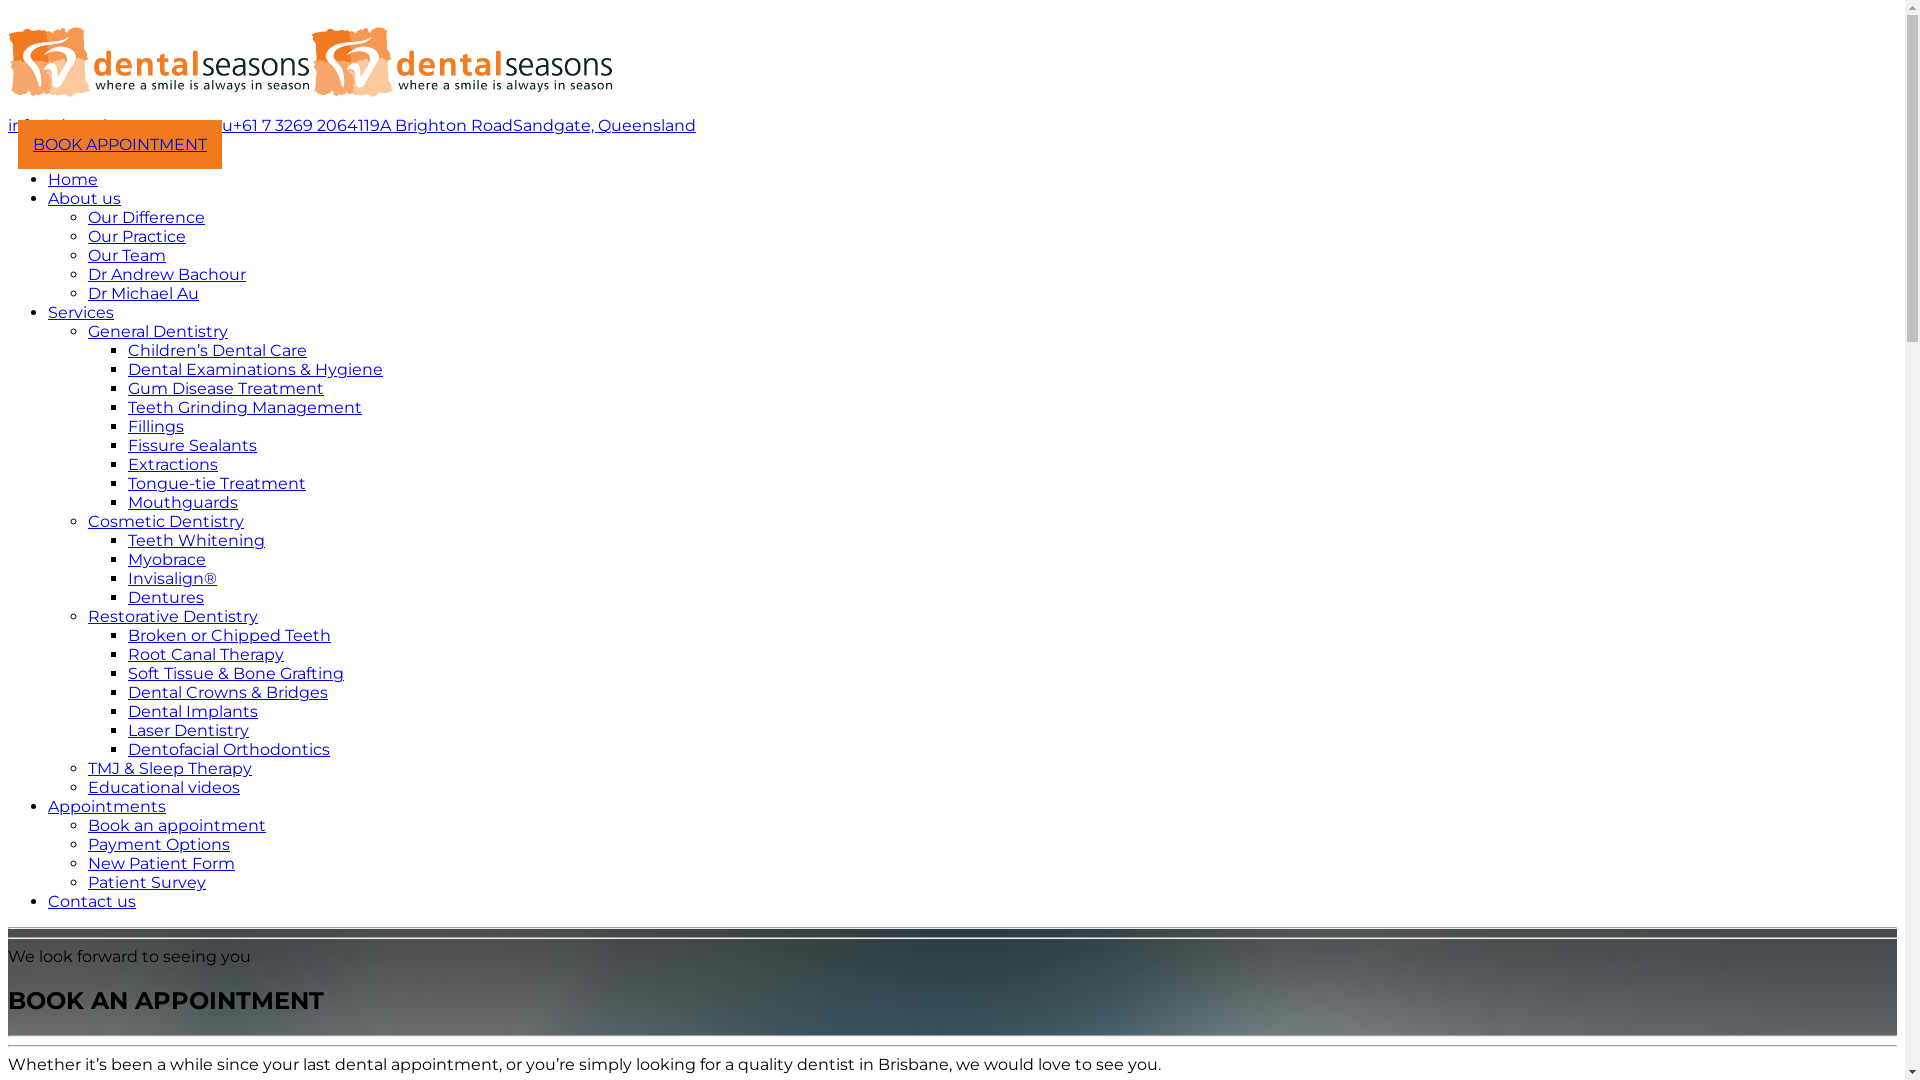 The width and height of the screenshot is (1920, 1080). I want to click on 'Myobrace', so click(127, 559).